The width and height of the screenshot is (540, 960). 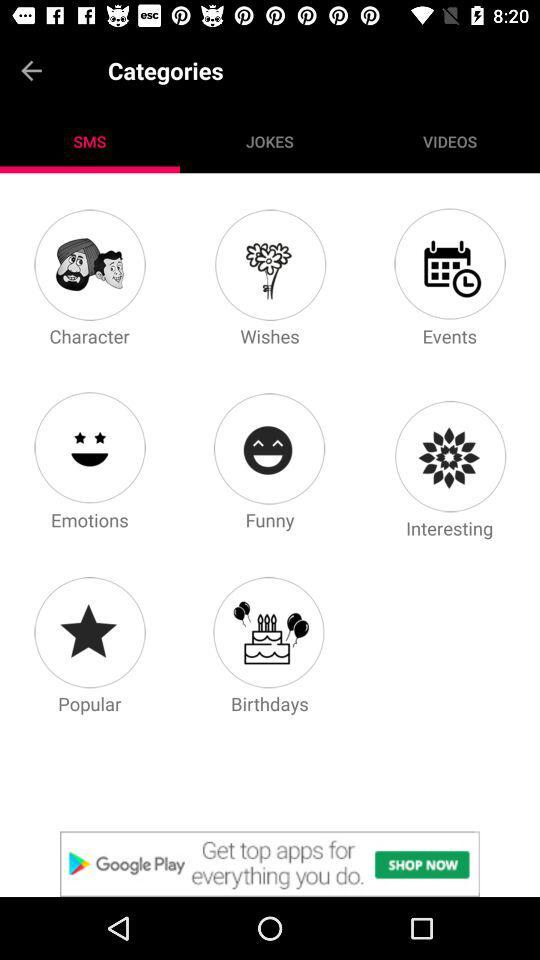 What do you see at coordinates (269, 631) in the screenshot?
I see `click birthdays icon` at bounding box center [269, 631].